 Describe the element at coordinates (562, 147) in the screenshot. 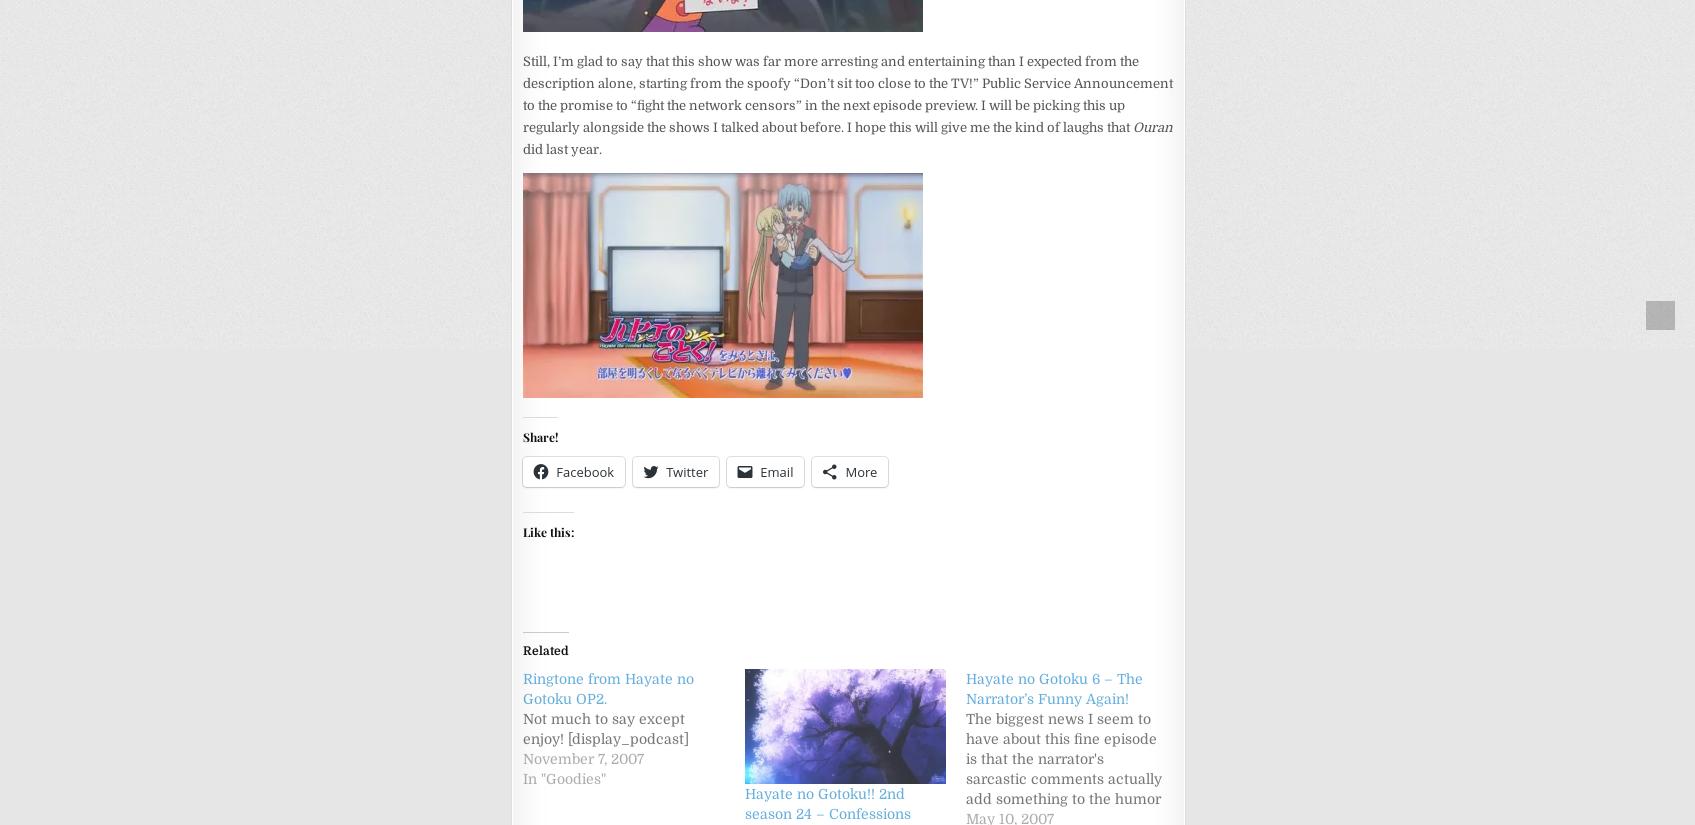

I see `'did last year.'` at that location.